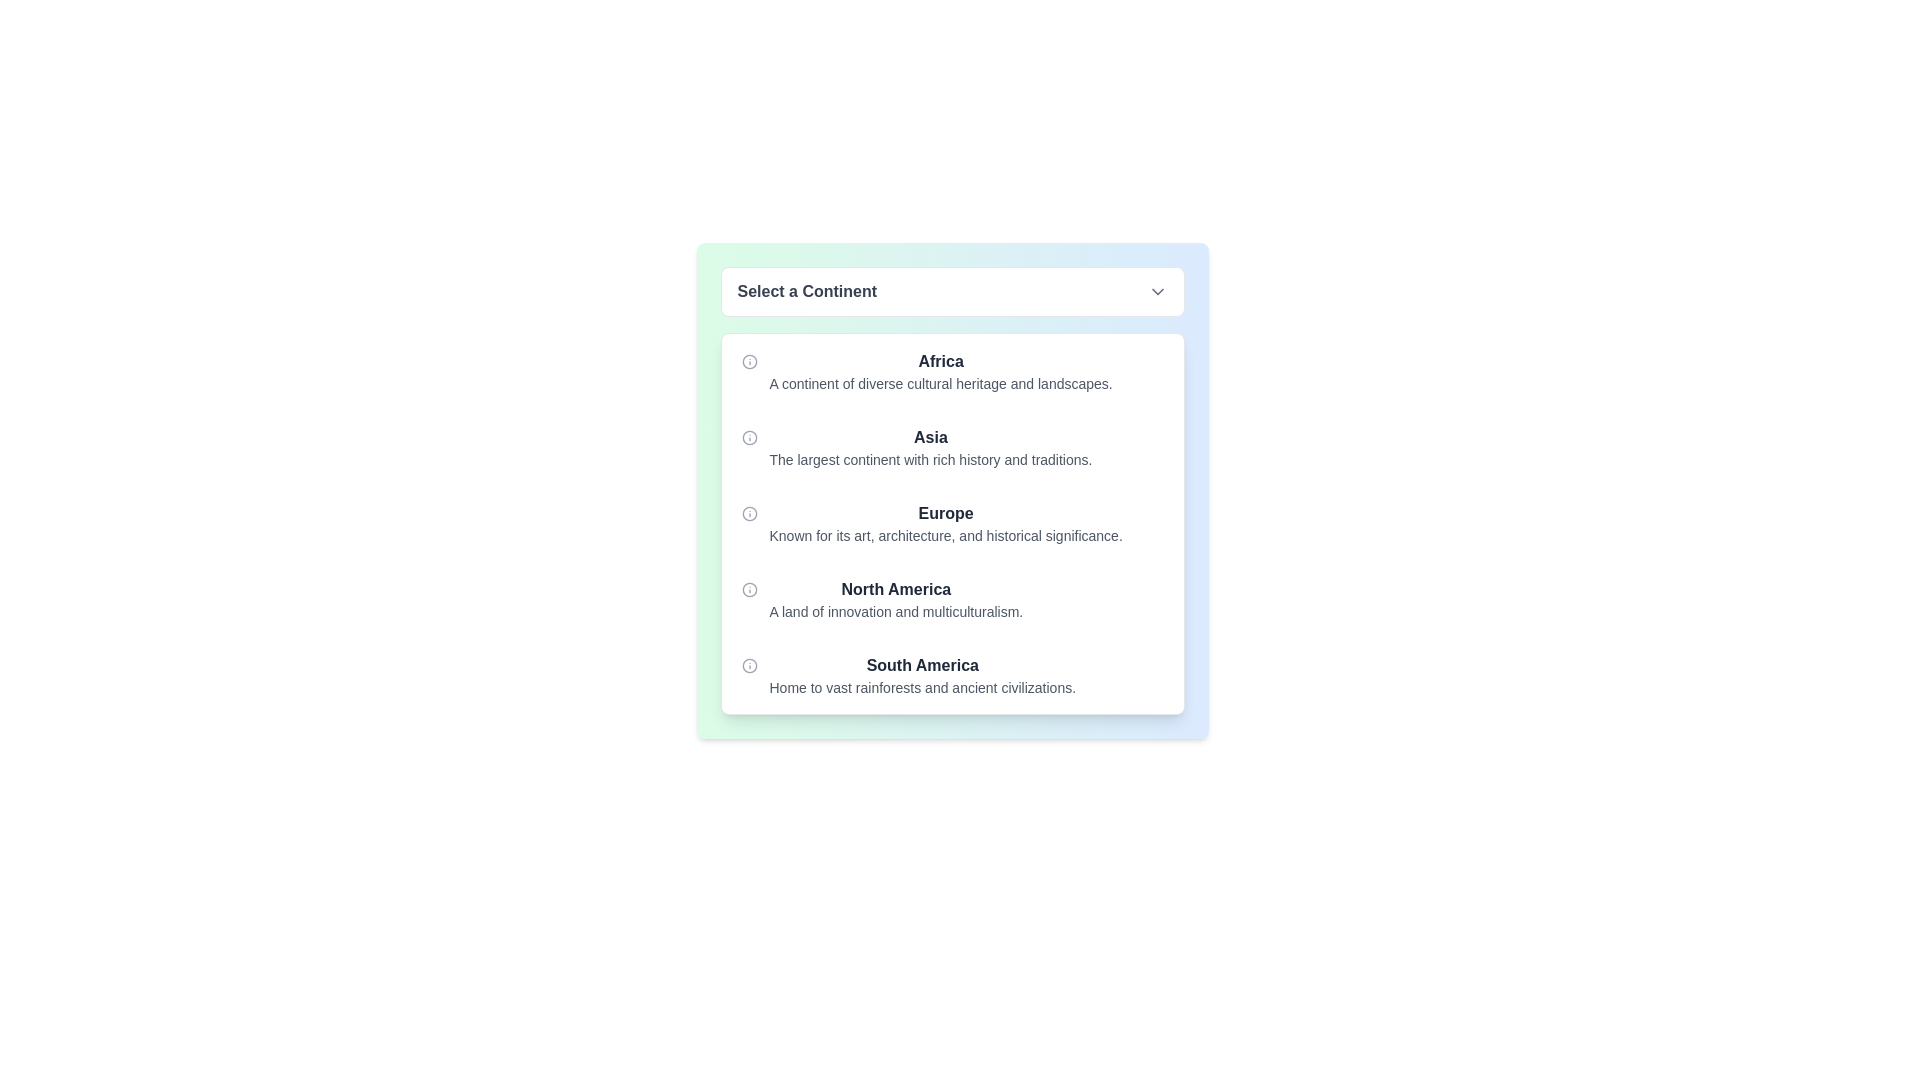 The width and height of the screenshot is (1920, 1080). Describe the element at coordinates (930, 459) in the screenshot. I see `the informational text label that provides additional context about the 'Asia' selection option, located directly under the bold 'Asia' title in the 'Select a Continent' list view` at that location.